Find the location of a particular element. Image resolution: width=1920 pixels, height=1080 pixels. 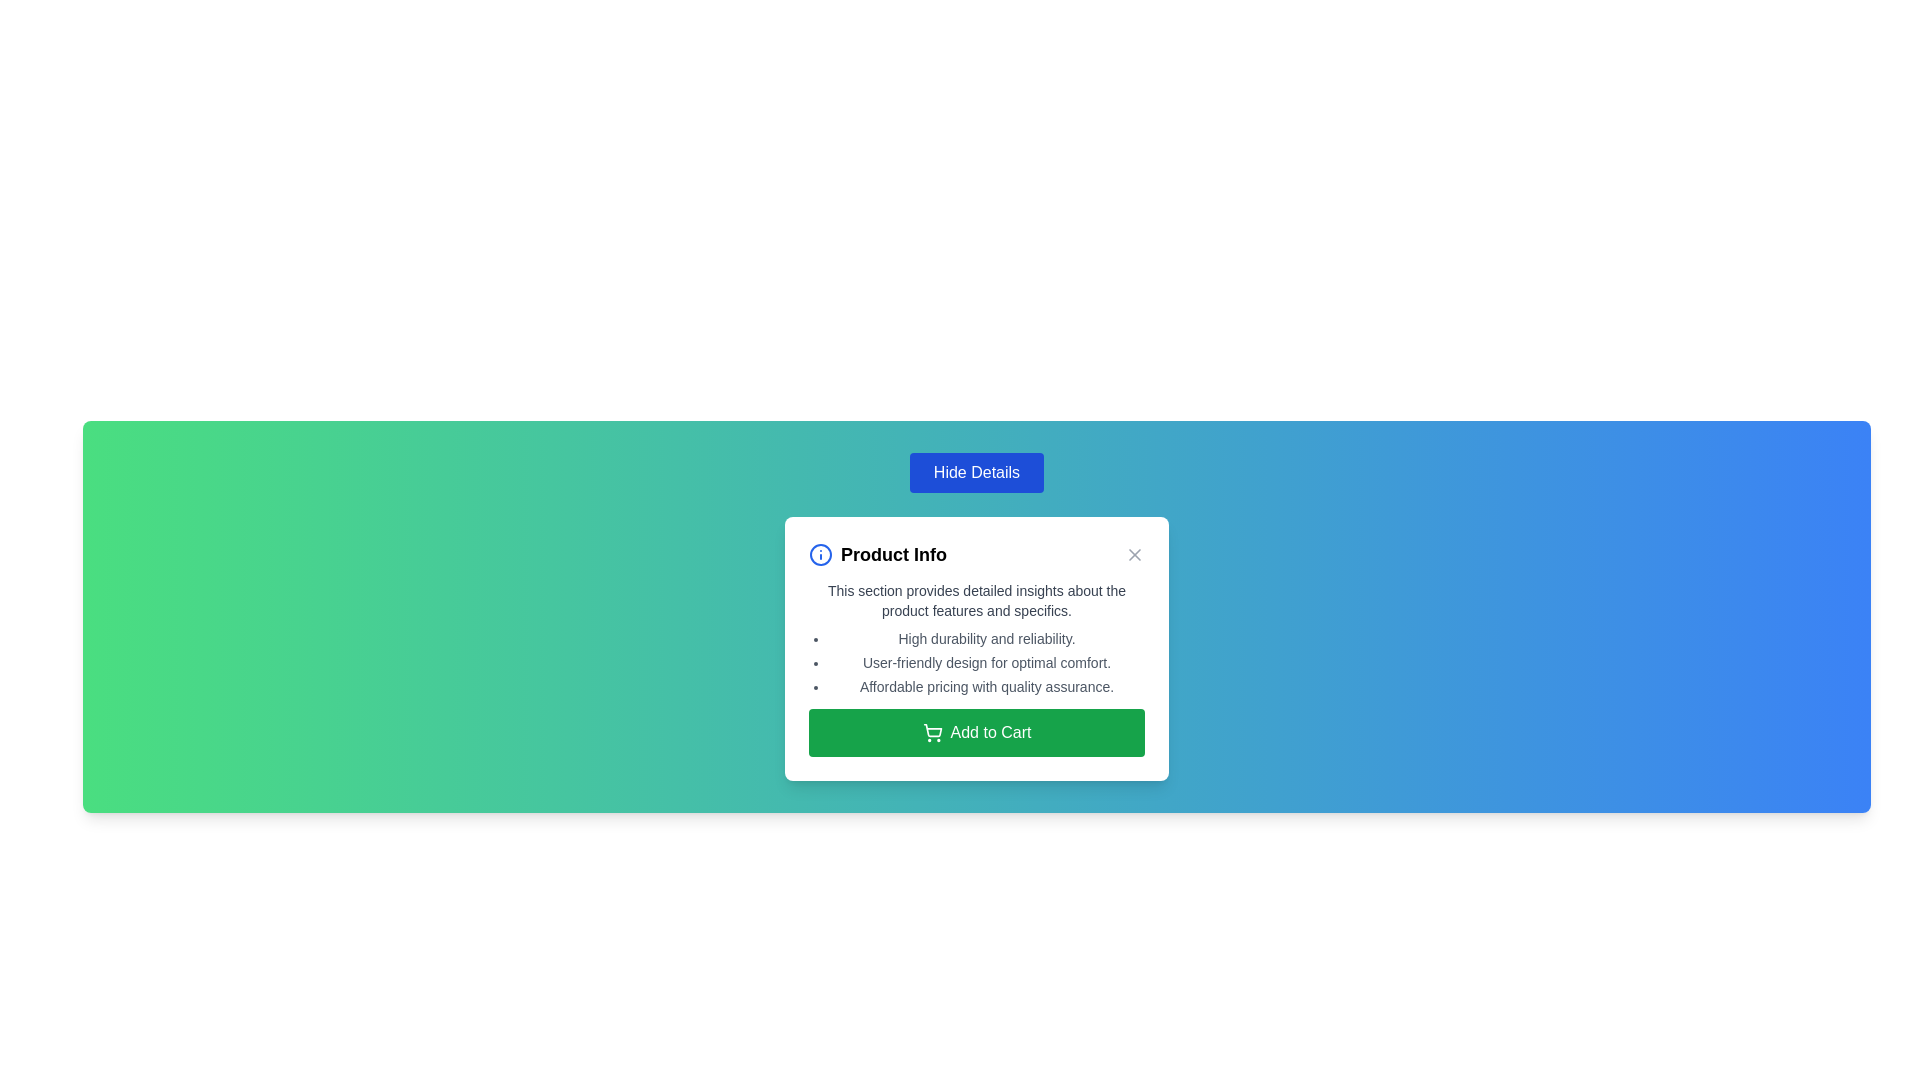

informative text in the third position of the bulleted list inside the 'Product Info' modal is located at coordinates (987, 685).